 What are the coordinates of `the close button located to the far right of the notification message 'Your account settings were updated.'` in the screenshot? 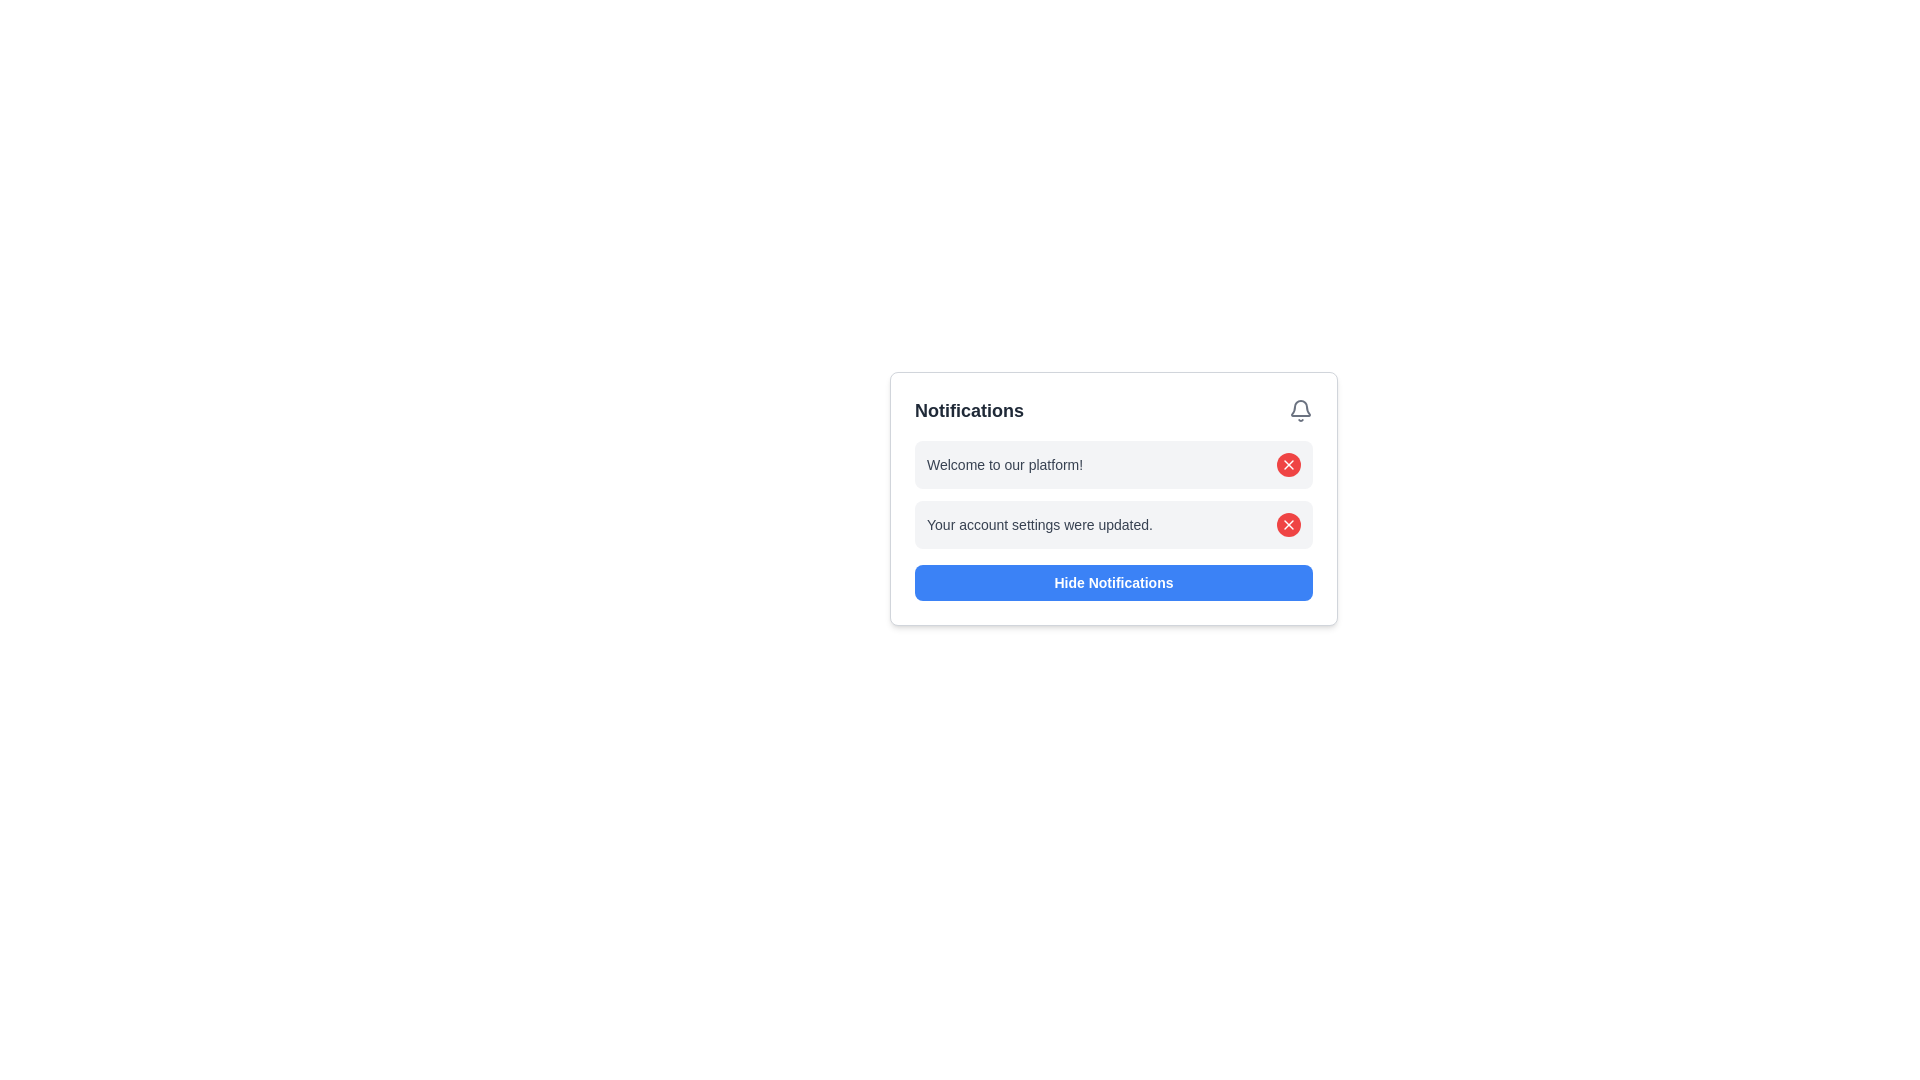 It's located at (1289, 523).